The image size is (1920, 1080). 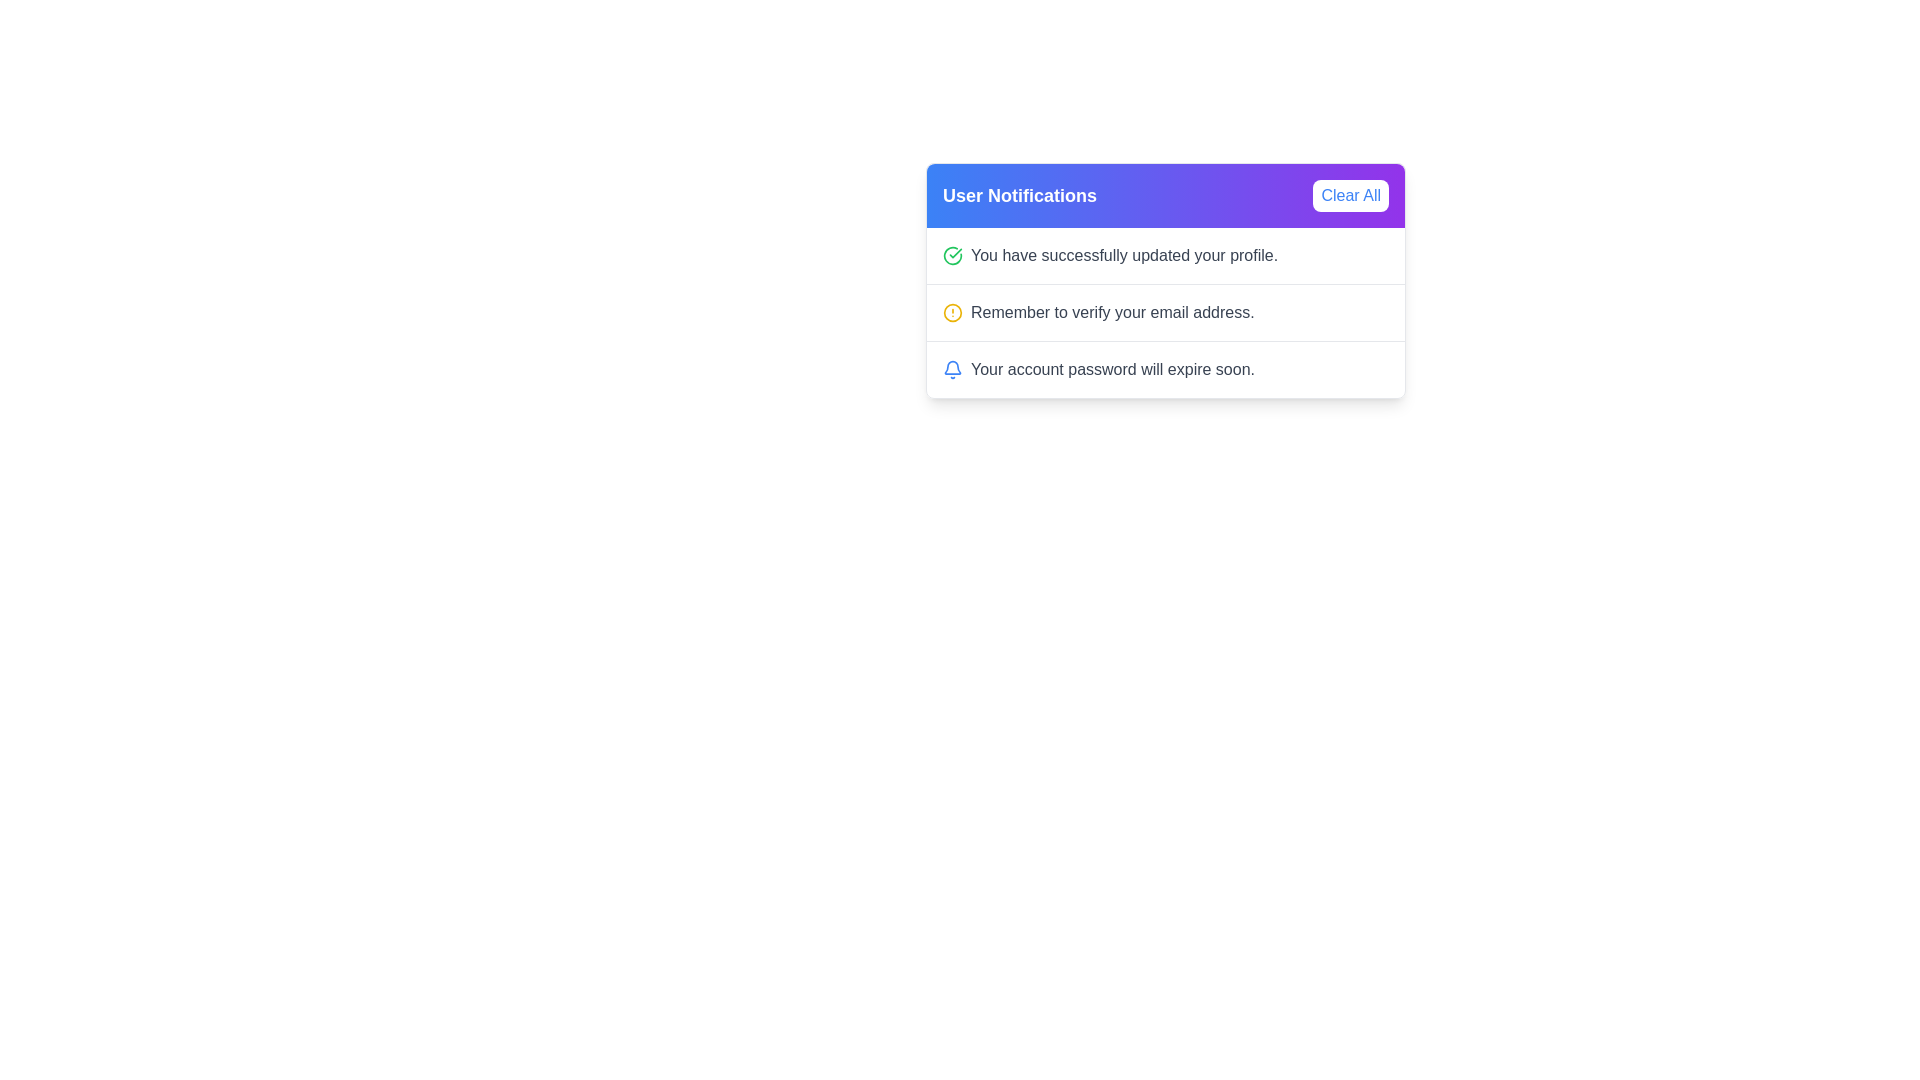 What do you see at coordinates (1166, 312) in the screenshot?
I see `the second notification message in the notification panel that reminds the user to verify their email address, located between the profile update and password expiration notifications` at bounding box center [1166, 312].